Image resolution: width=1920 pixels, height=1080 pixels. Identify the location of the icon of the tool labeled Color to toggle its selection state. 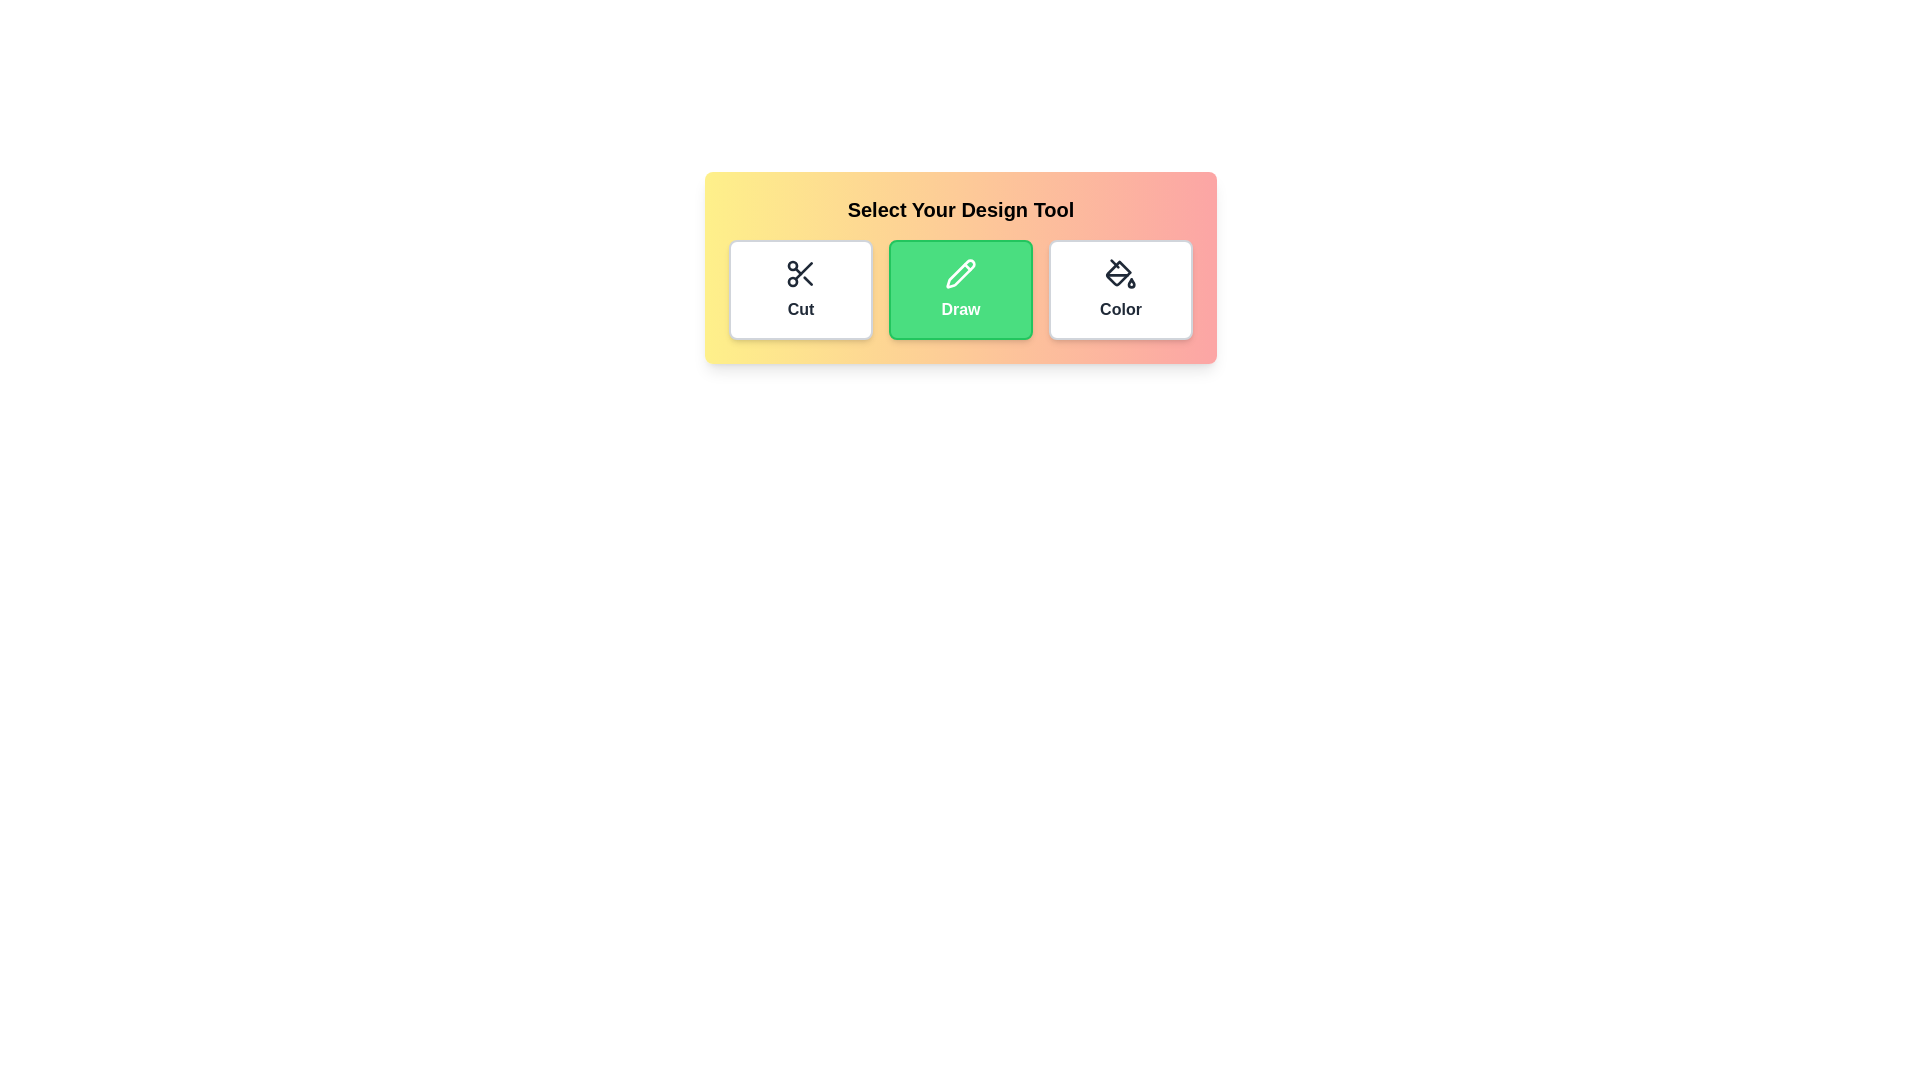
(1121, 289).